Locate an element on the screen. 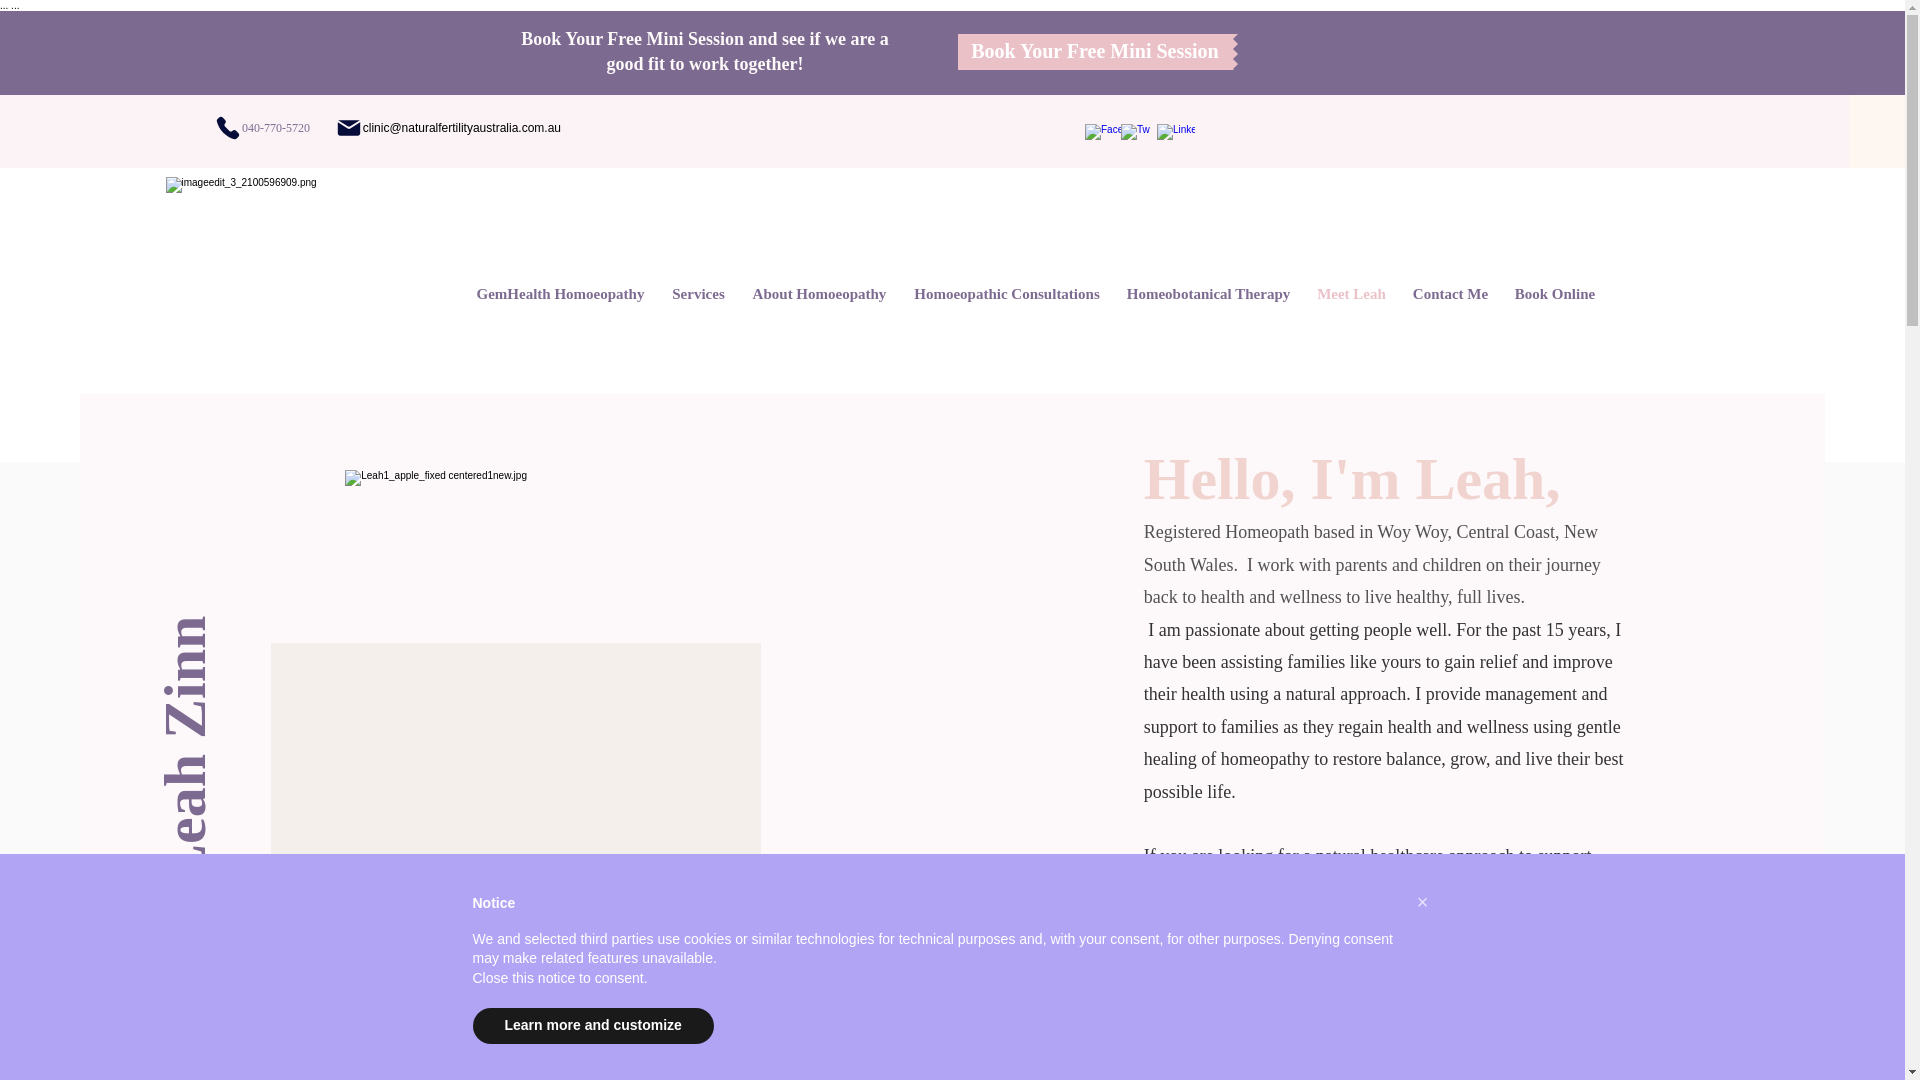 The height and width of the screenshot is (1080, 1920). 'GemHealth Homoeopathy' is located at coordinates (560, 293).